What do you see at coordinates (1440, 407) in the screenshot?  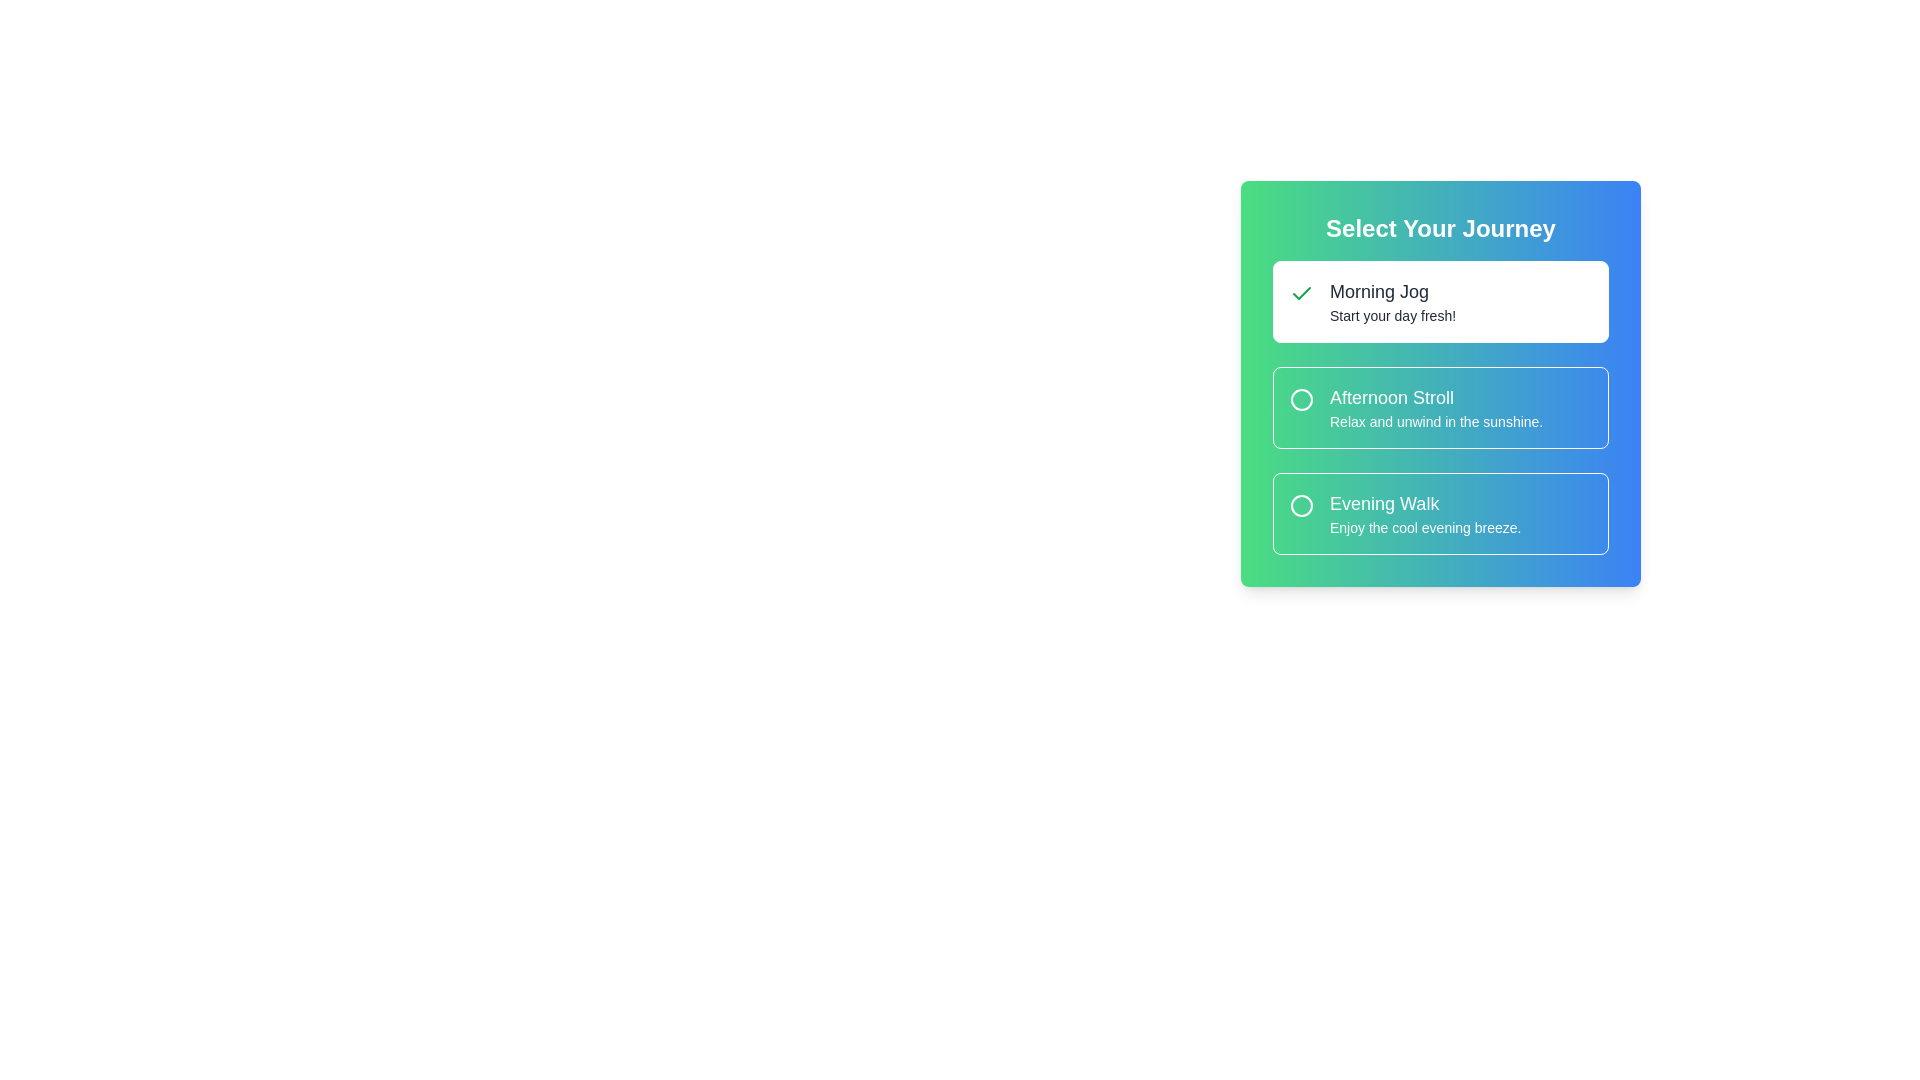 I see `the 'Afternoon Stroll' selectable option, which is the second option in a vertically stacked group with a gradient background and white text` at bounding box center [1440, 407].